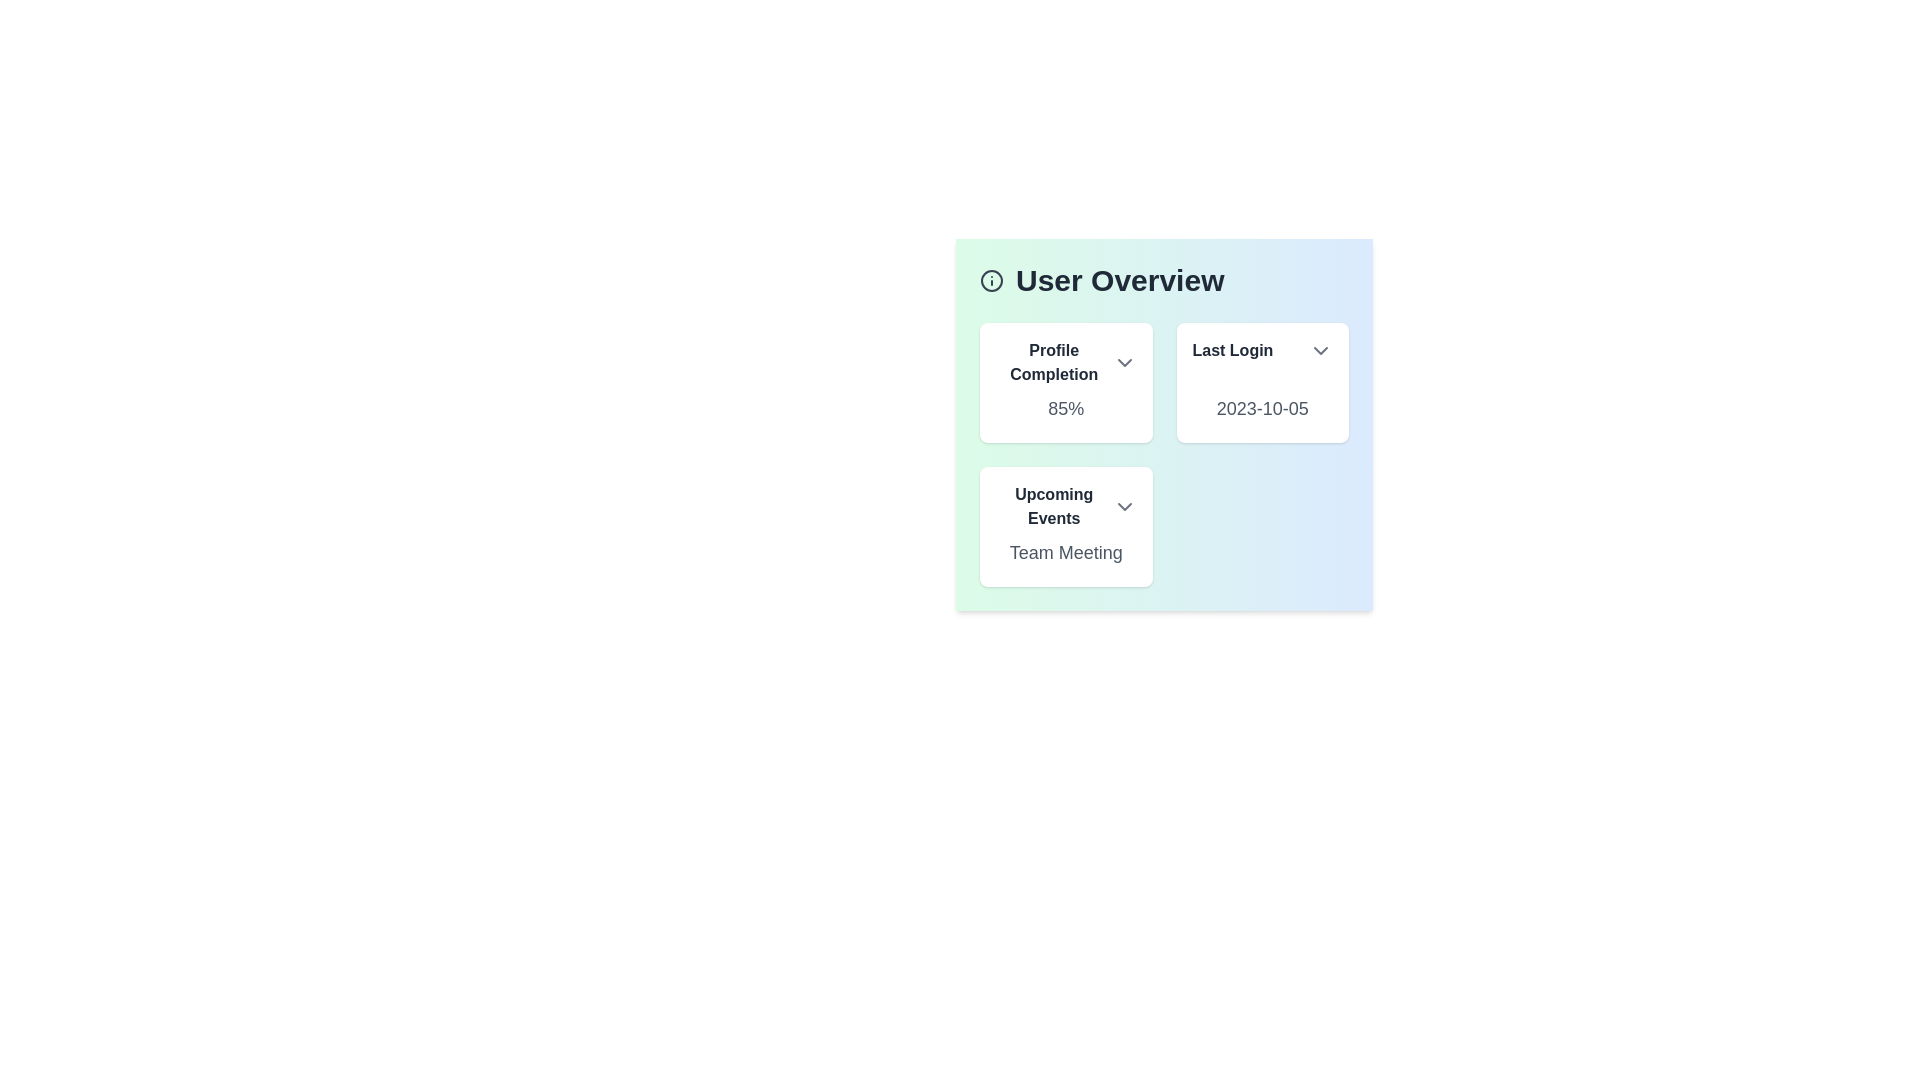 This screenshot has height=1080, width=1920. I want to click on the text label displaying the date '2023-10-05', which is located in the bottom-right section of the 'User Overview' under the 'Last Login' box, so click(1261, 407).